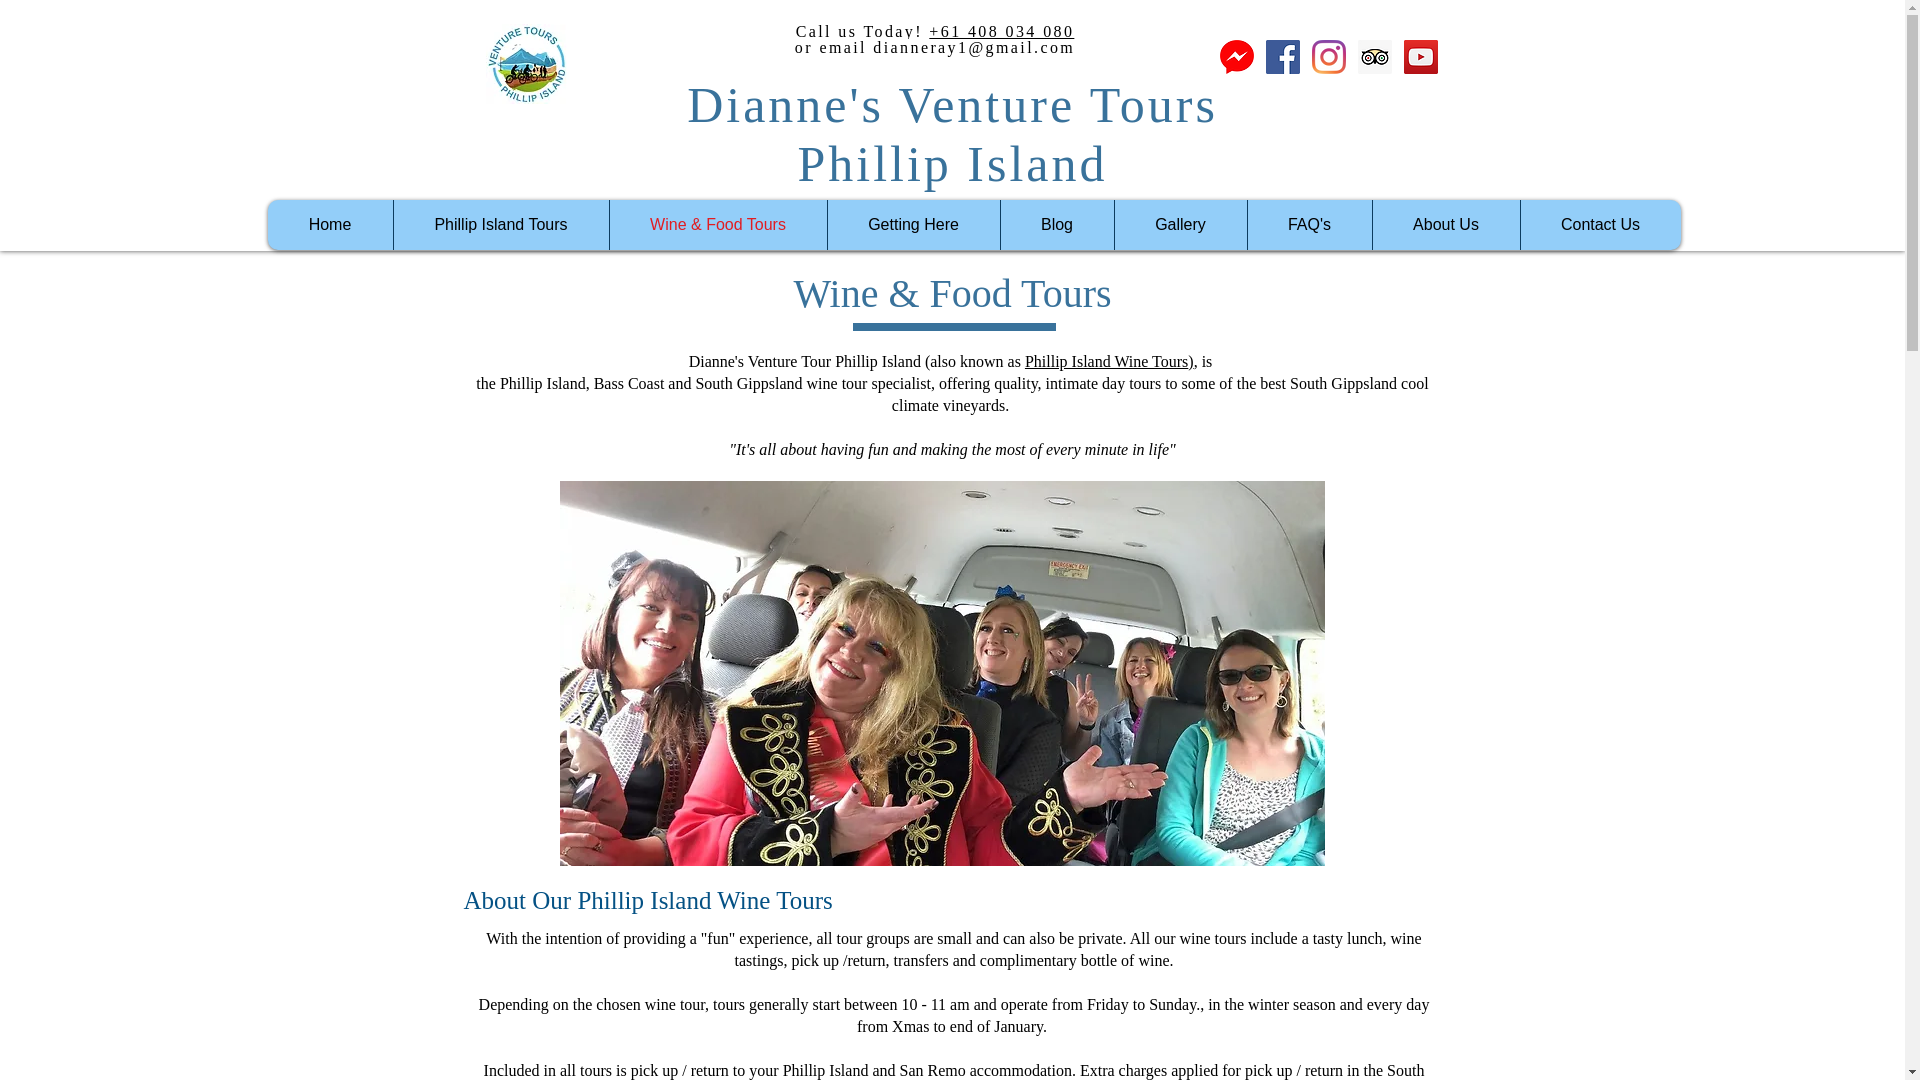 The height and width of the screenshot is (1080, 1920). Describe the element at coordinates (825, 224) in the screenshot. I see `'Getting Here'` at that location.